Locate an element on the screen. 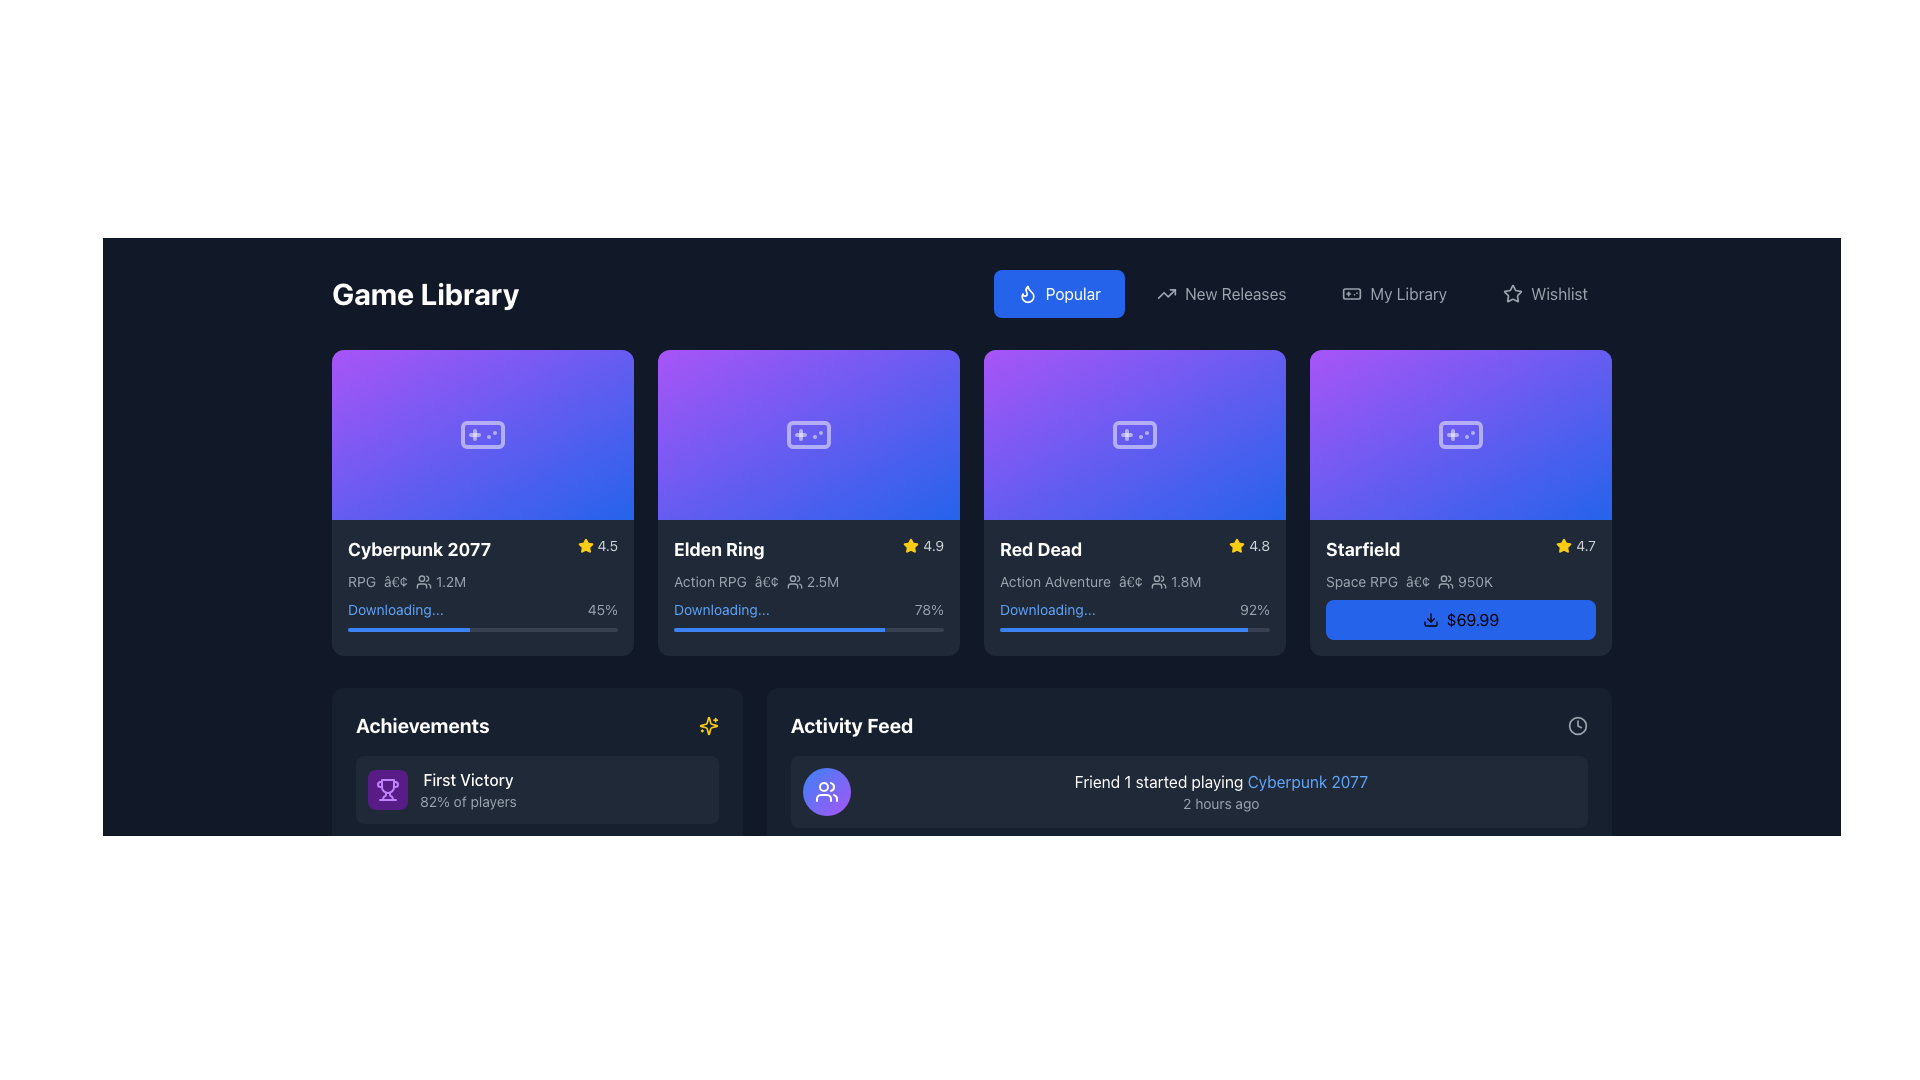 The height and width of the screenshot is (1080, 1920). the 'Action RPG' text label that describes the genre of 'Elden Ring' located in the details section of the game card is located at coordinates (710, 581).